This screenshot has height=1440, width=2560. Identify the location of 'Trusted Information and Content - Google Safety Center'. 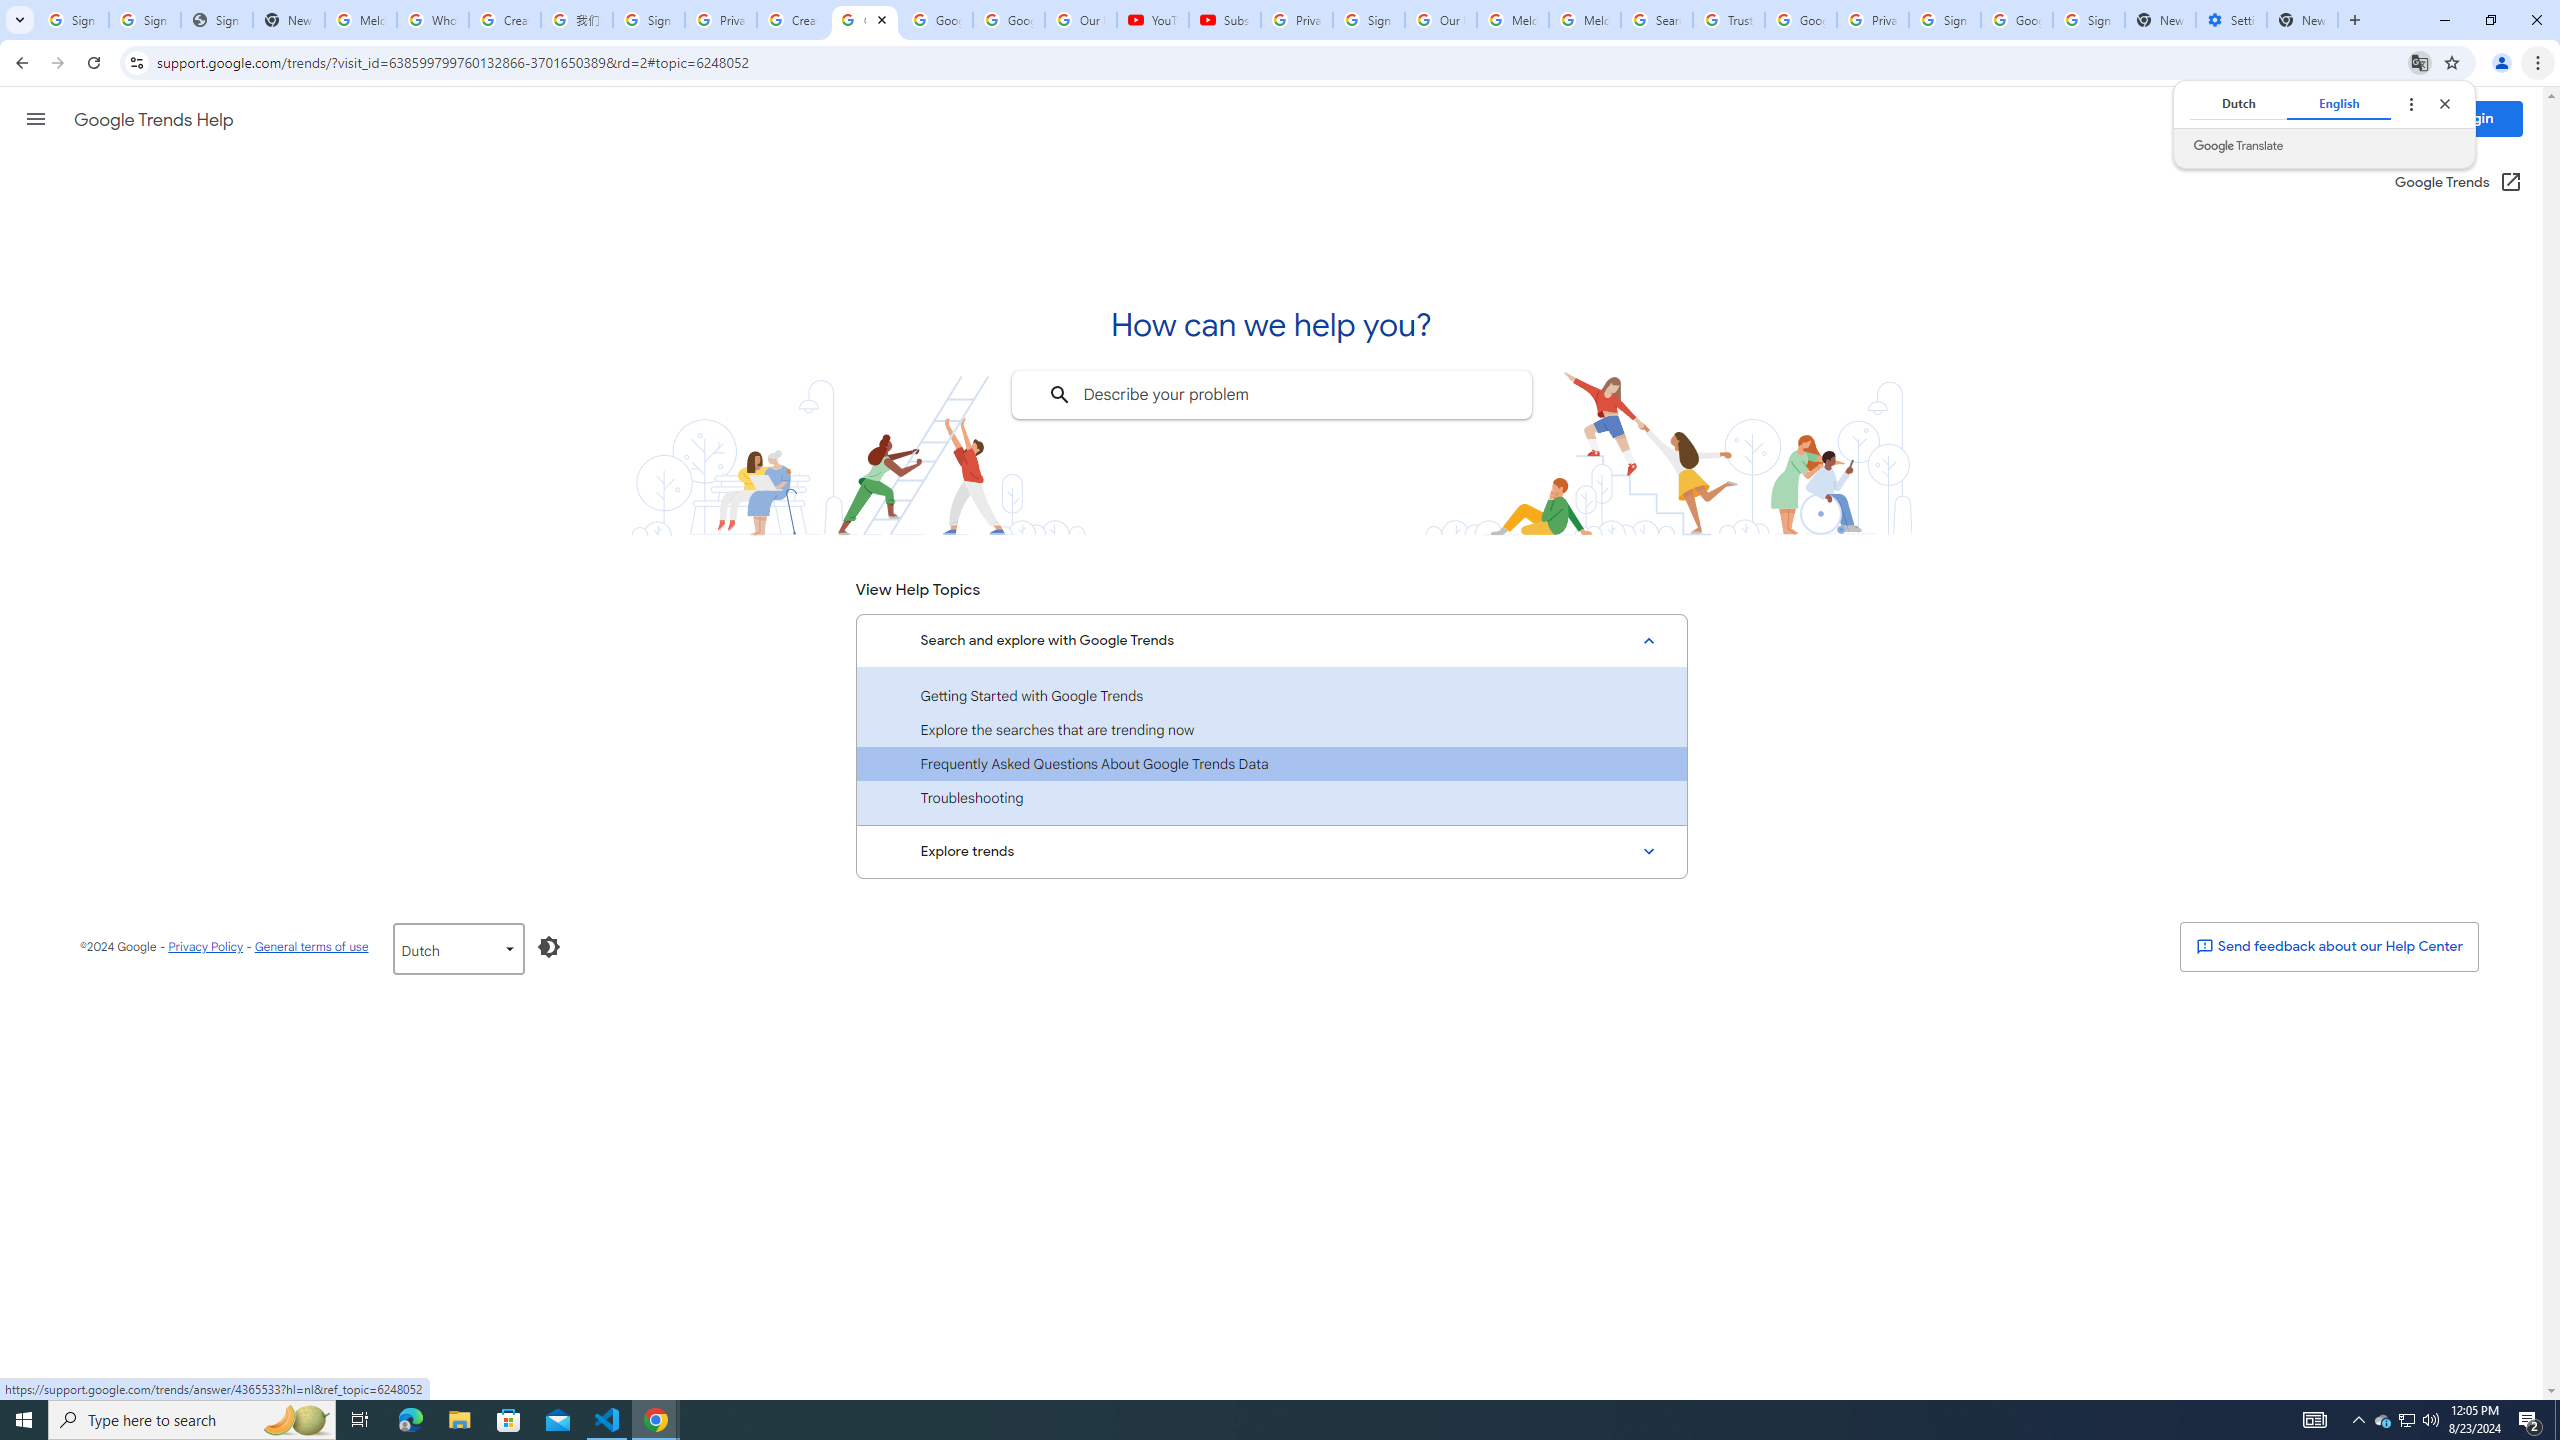
(1728, 19).